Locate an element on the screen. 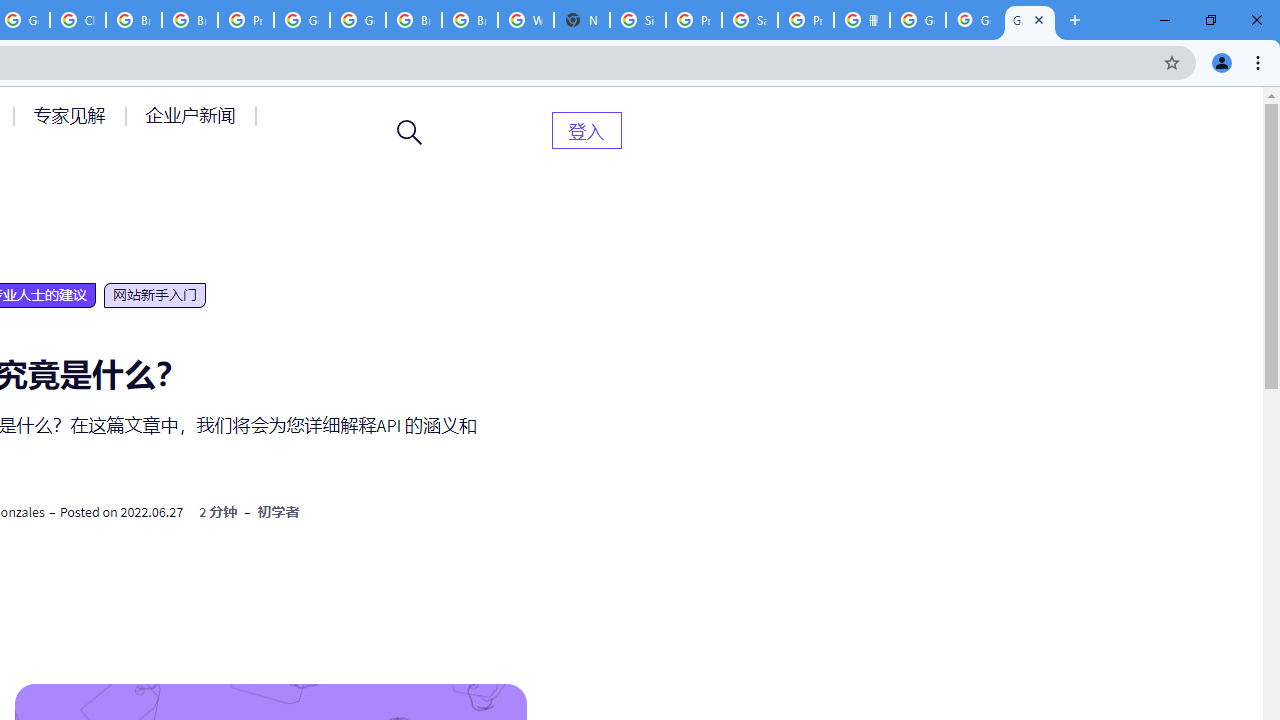  'Browse Chrome as a guest - Computer - Google Chrome Help' is located at coordinates (413, 20).